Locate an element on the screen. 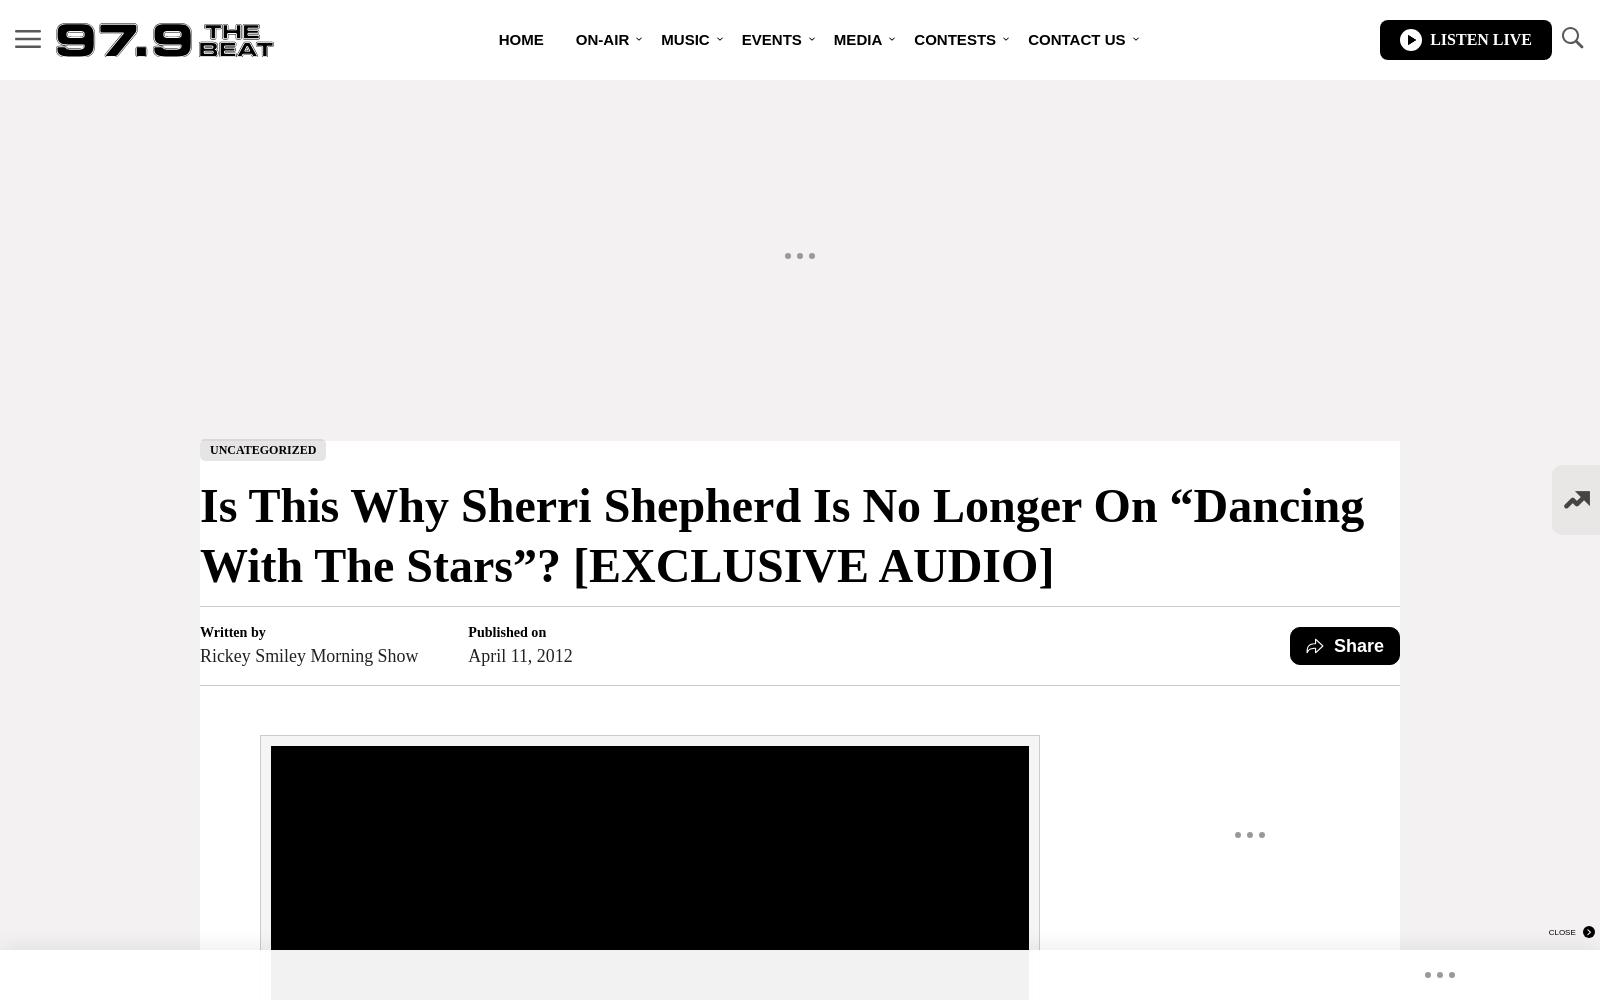  'Uncategorized' is located at coordinates (263, 449).